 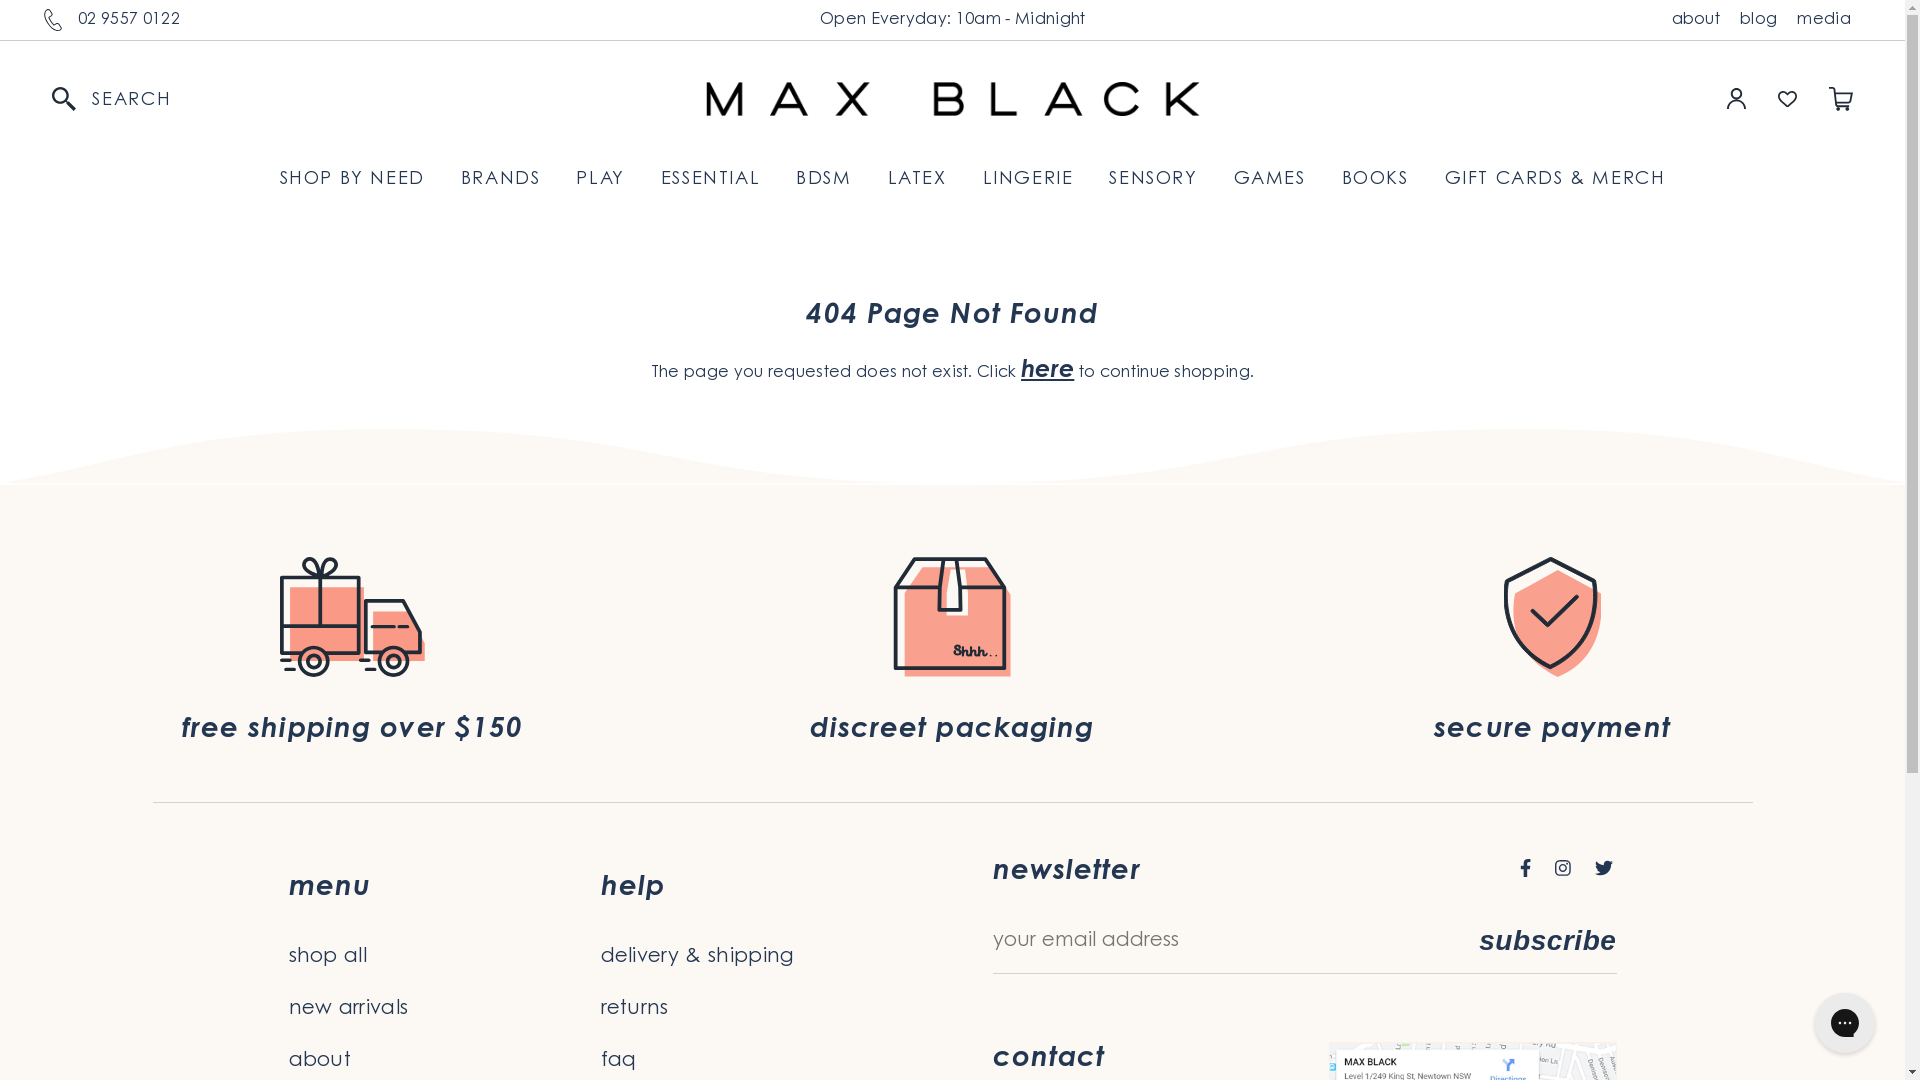 What do you see at coordinates (1695, 19) in the screenshot?
I see `'about'` at bounding box center [1695, 19].